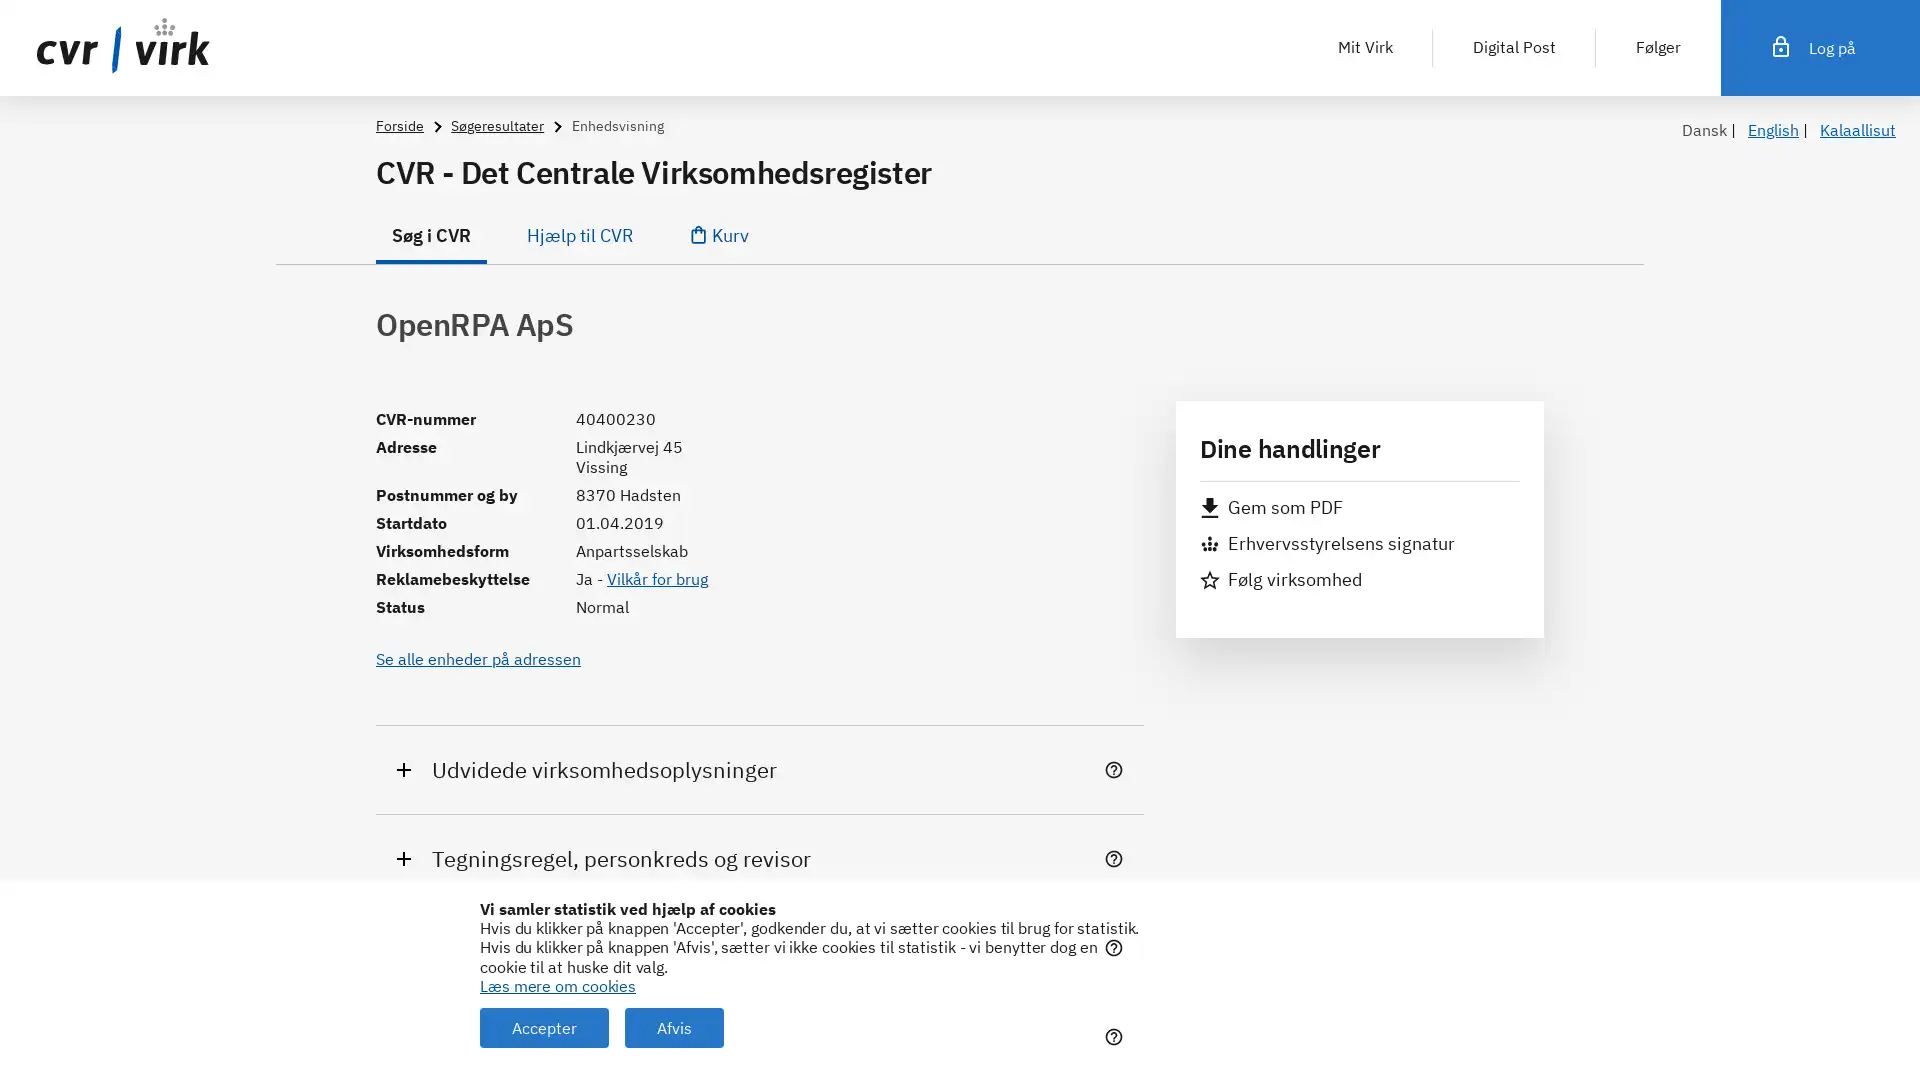 The height and width of the screenshot is (1080, 1920). I want to click on Flg virksomhed, so click(1281, 579).